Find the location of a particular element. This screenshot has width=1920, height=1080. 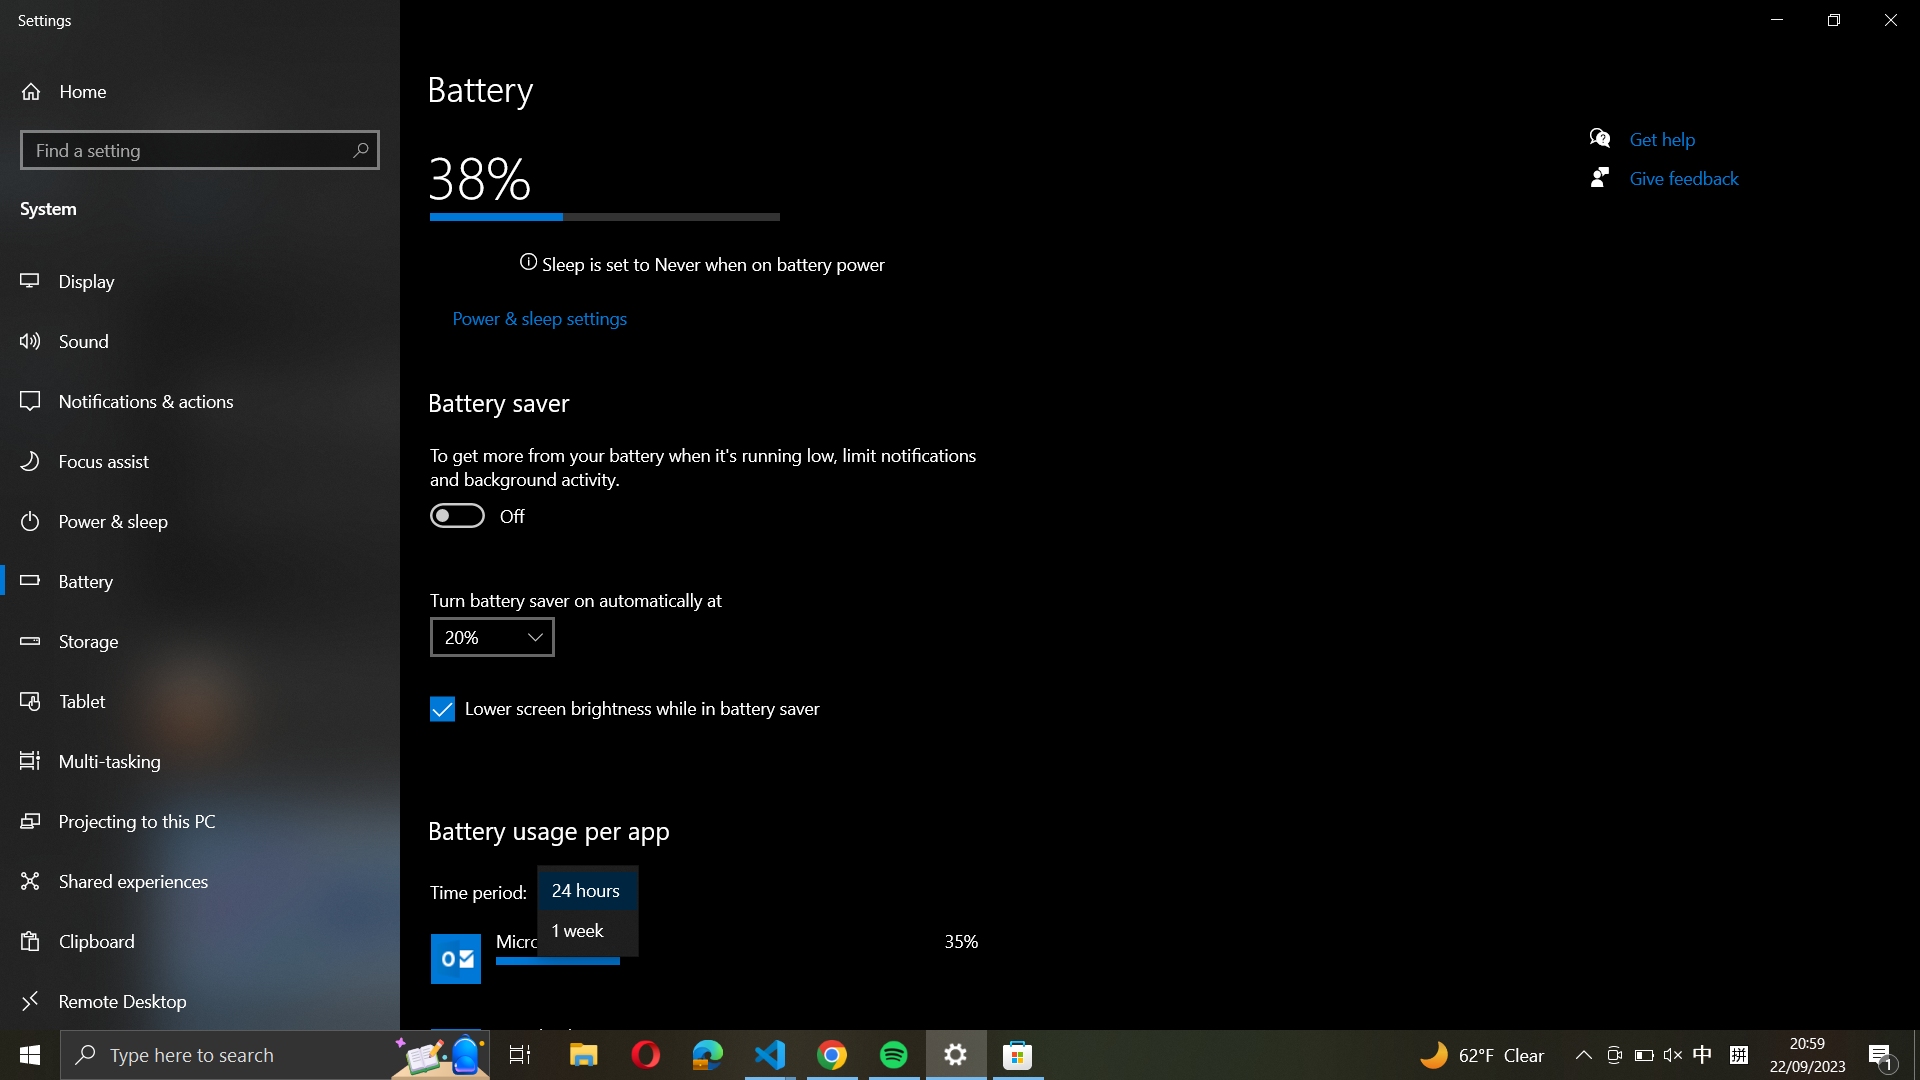

the display options is located at coordinates (202, 280).